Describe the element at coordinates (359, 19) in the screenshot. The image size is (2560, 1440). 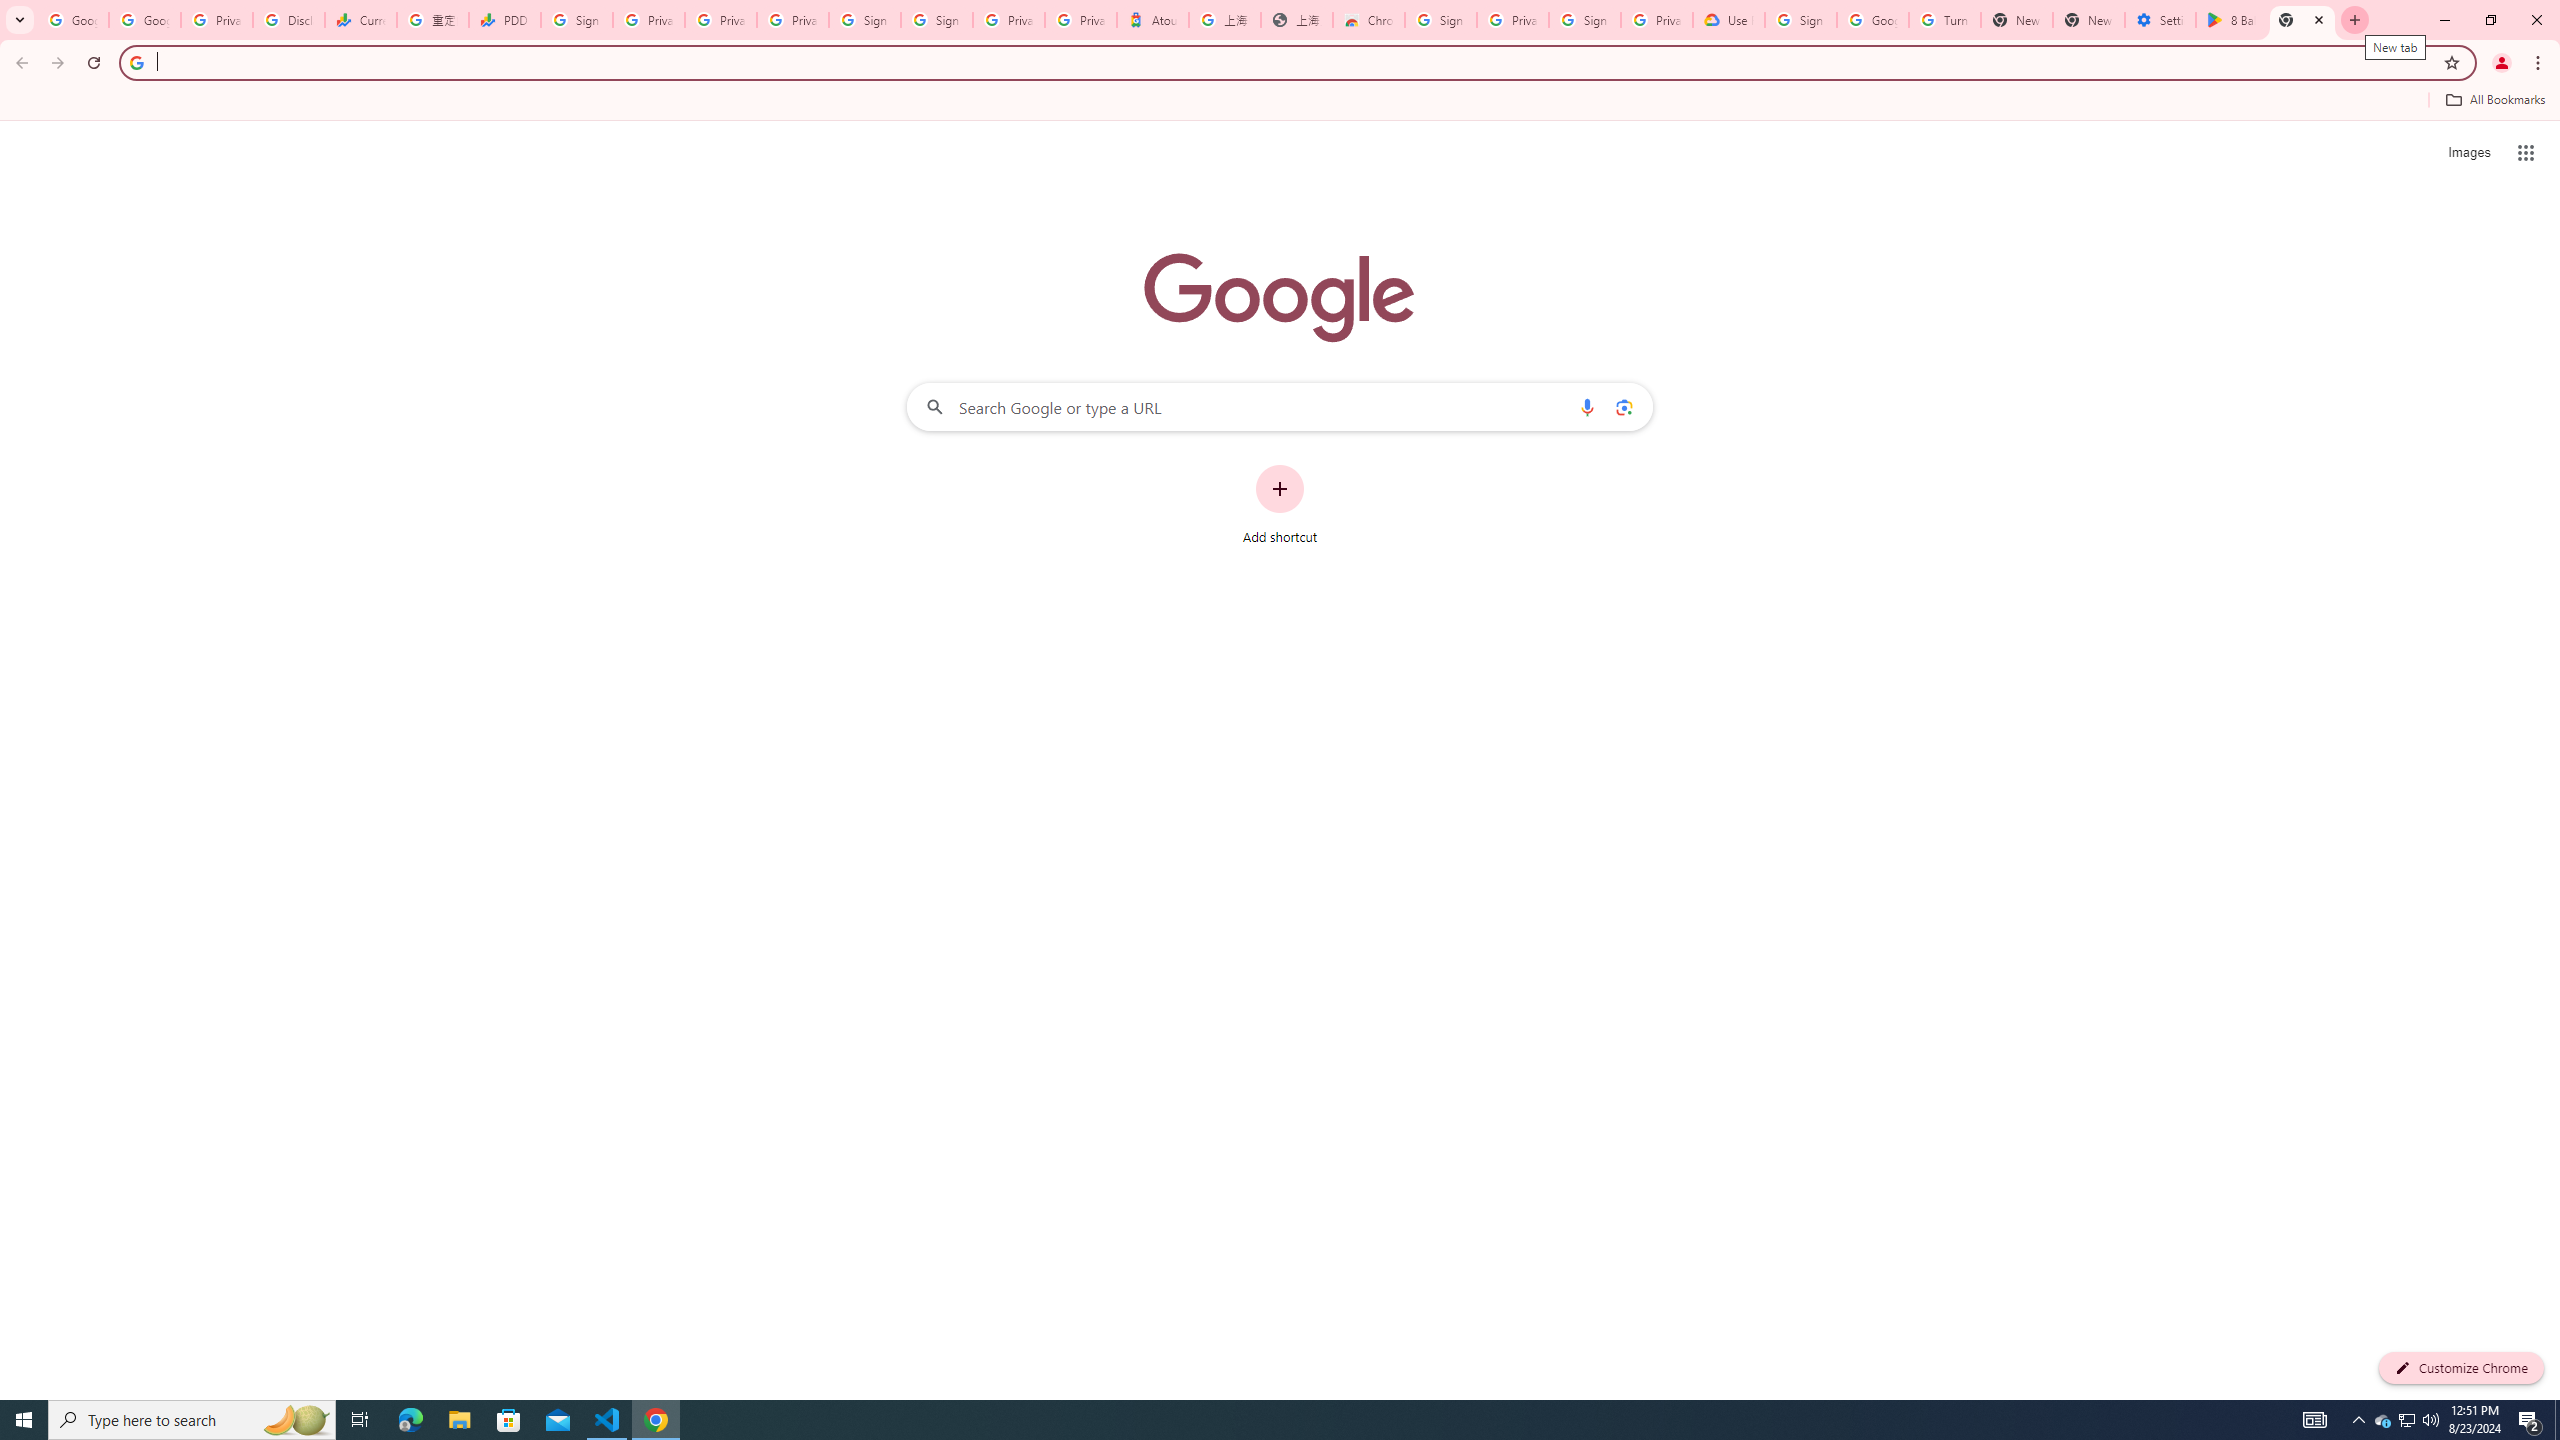
I see `'Currencies - Google Finance'` at that location.